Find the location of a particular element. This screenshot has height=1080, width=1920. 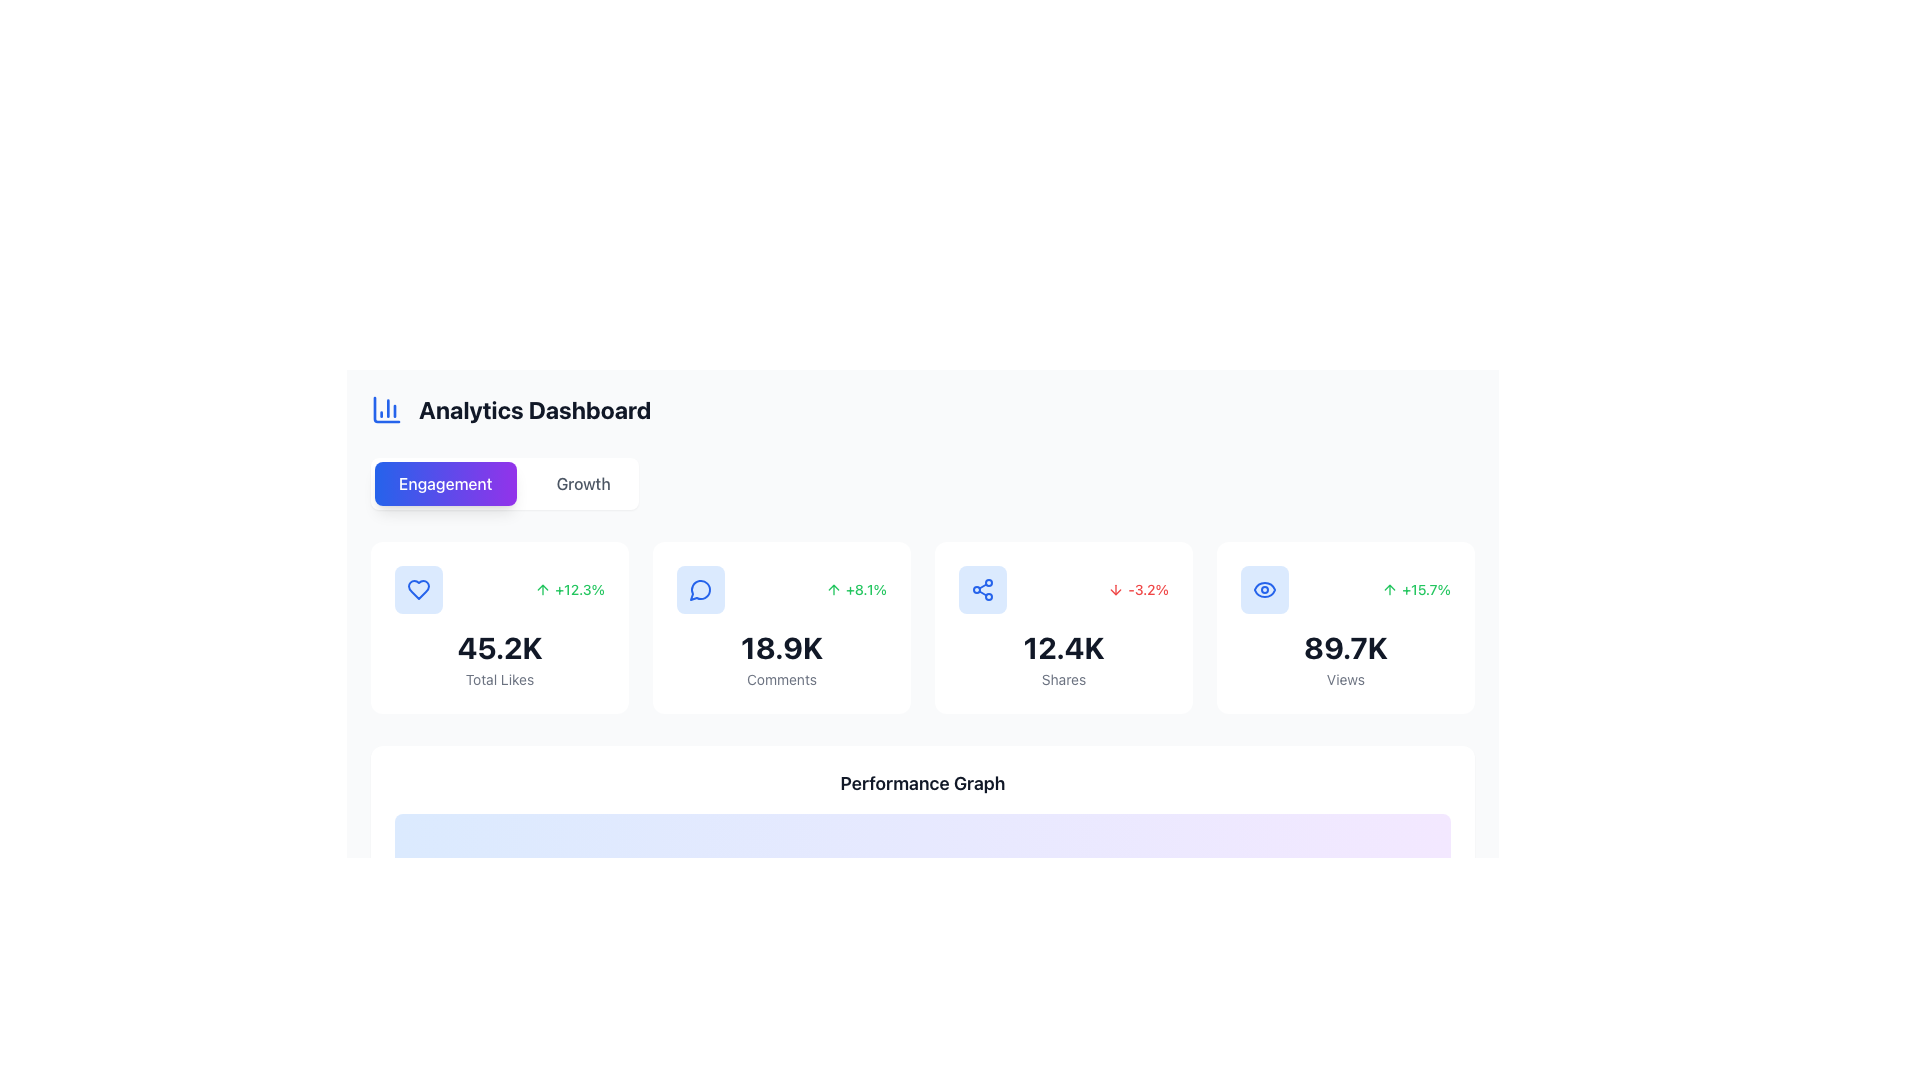

the blue circular eye icon located in the 'Views' card, which is in the last column of a group of cards is located at coordinates (1264, 589).